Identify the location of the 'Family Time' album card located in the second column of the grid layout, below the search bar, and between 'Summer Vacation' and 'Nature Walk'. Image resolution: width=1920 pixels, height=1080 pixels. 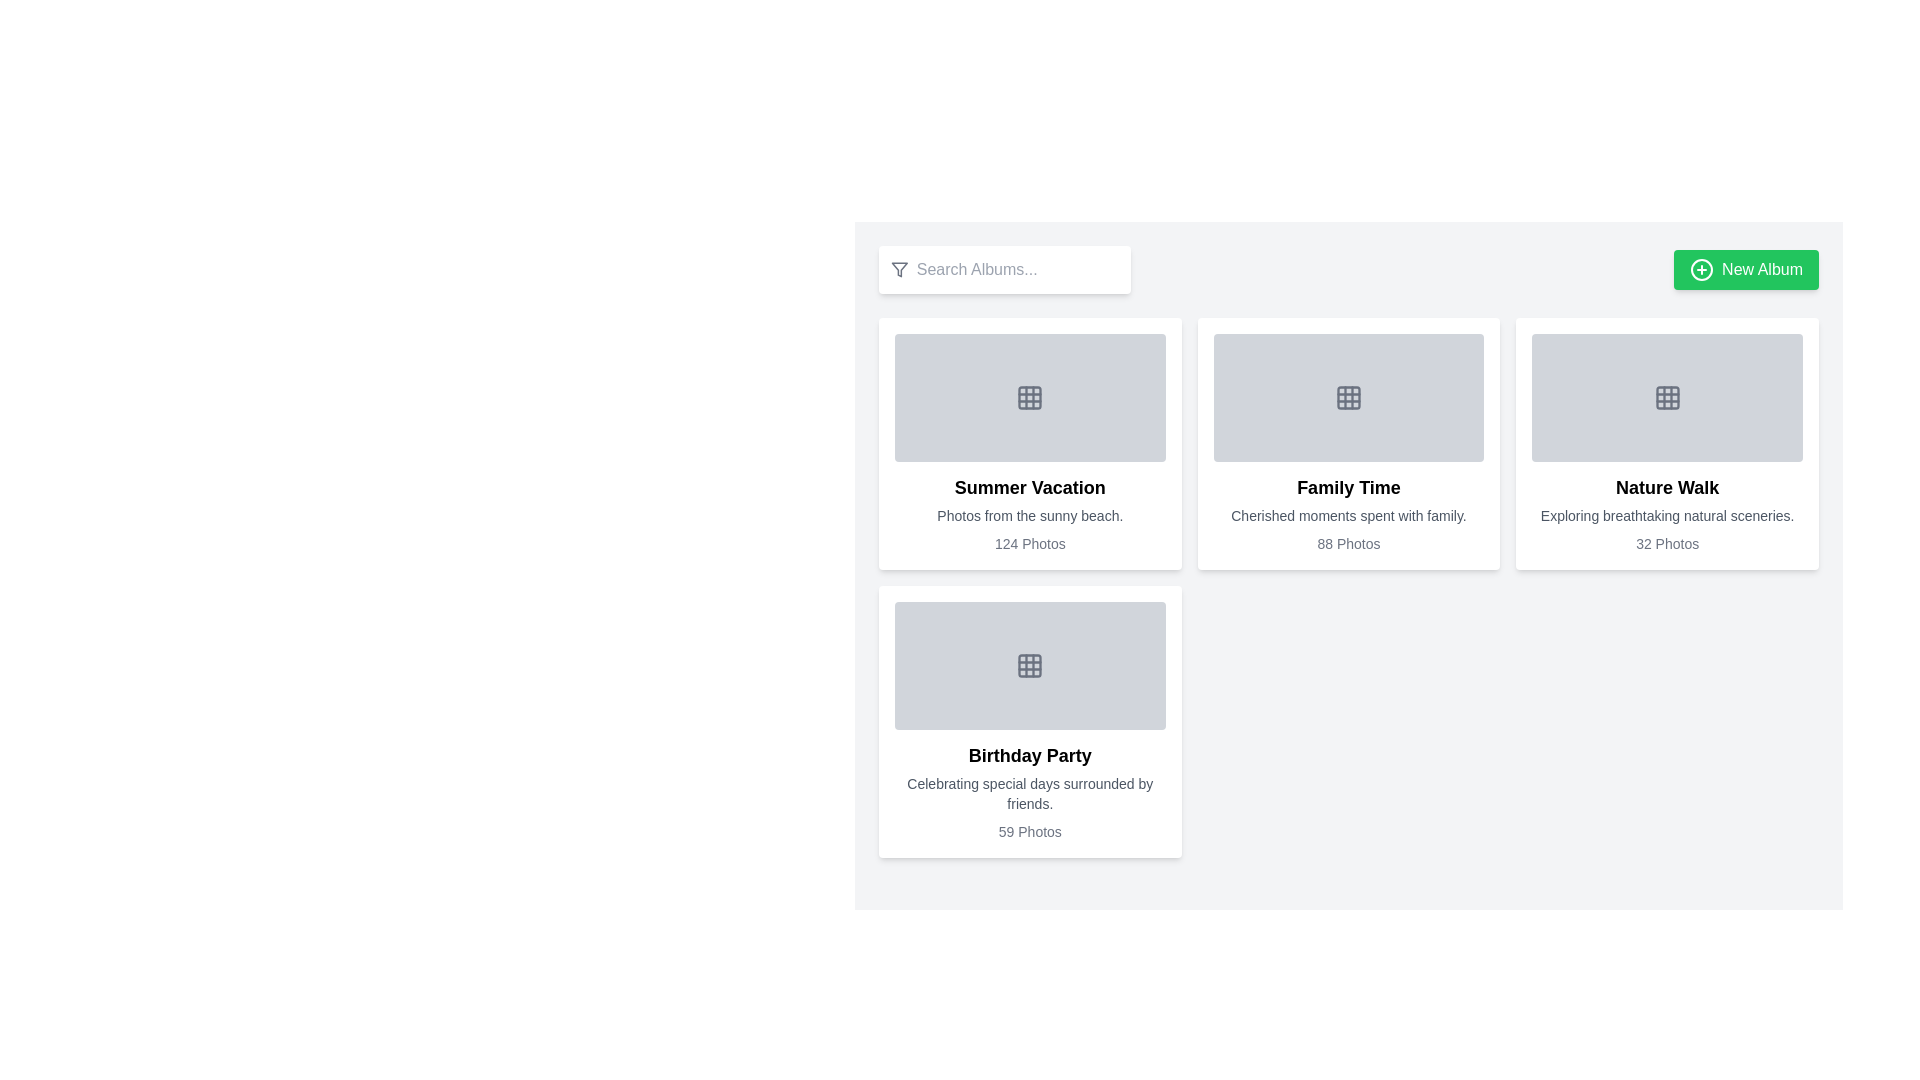
(1348, 442).